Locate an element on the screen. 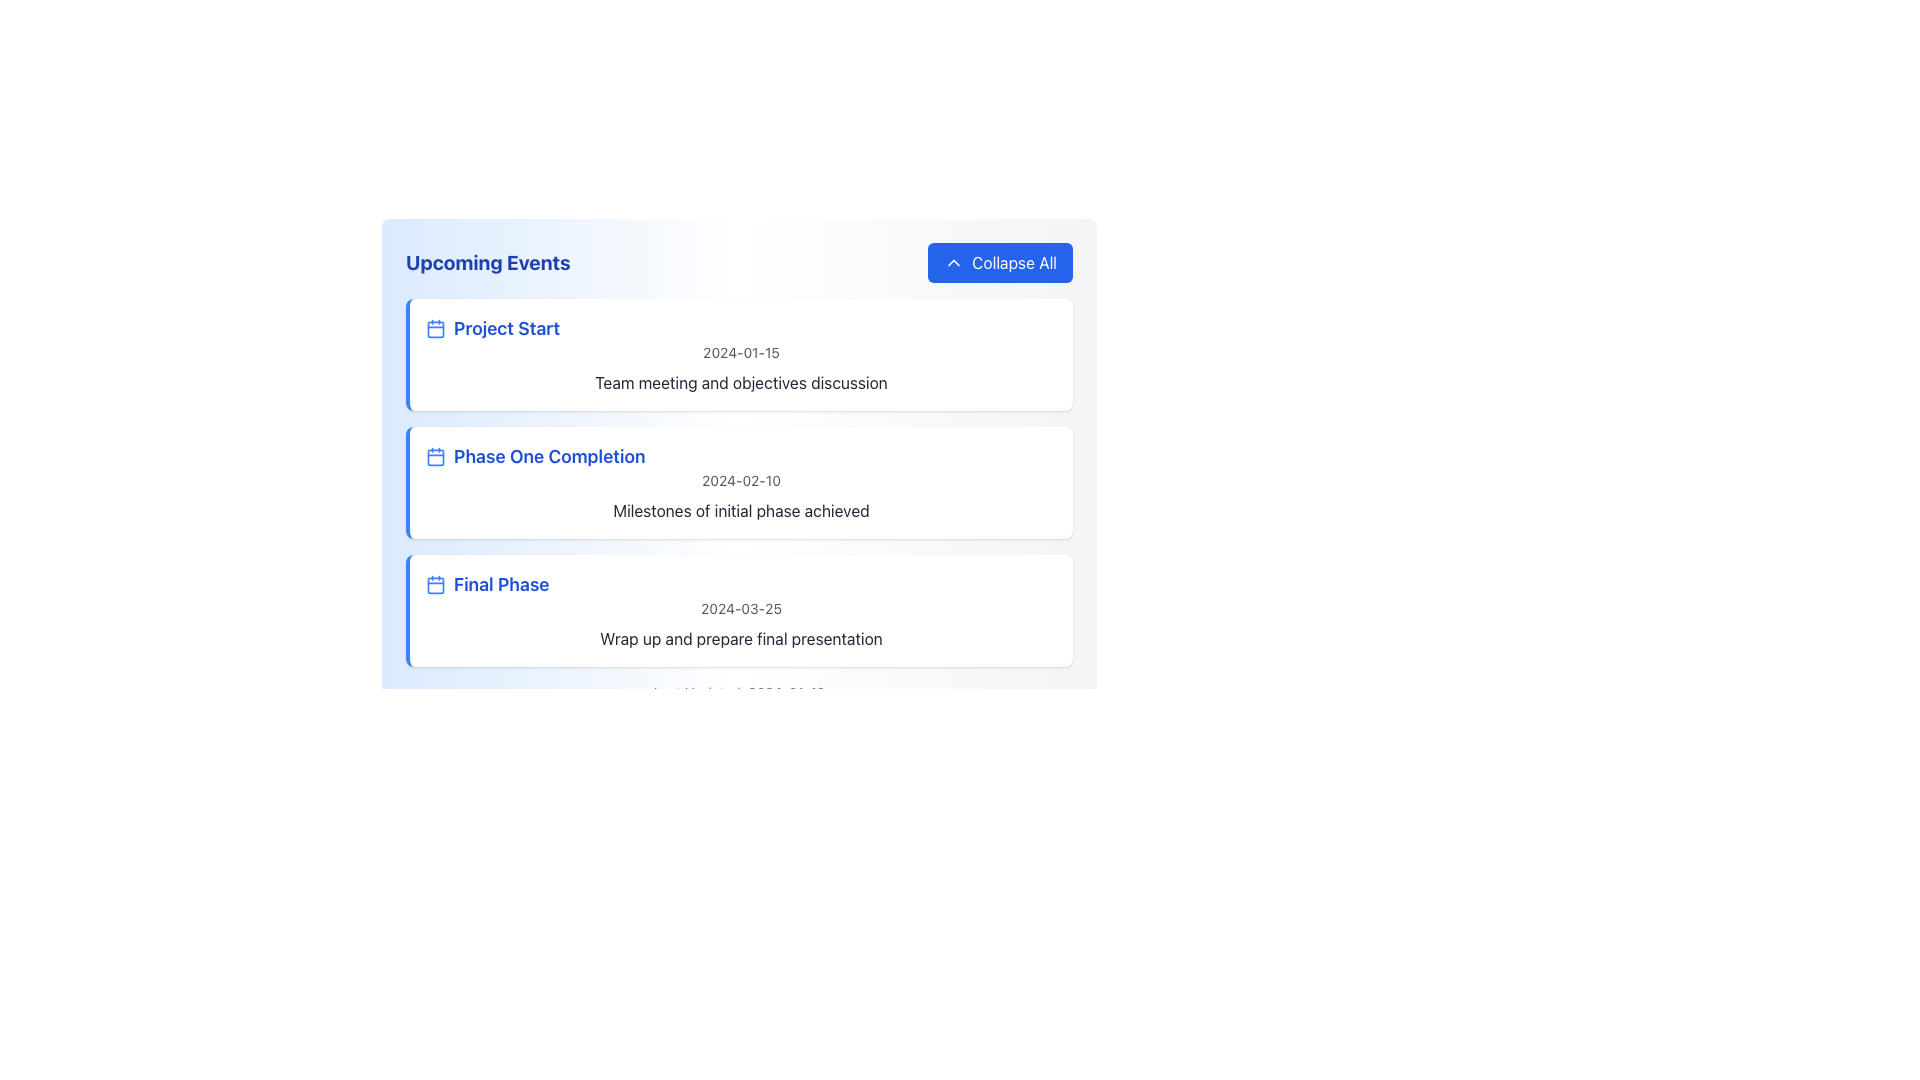  the 'Collapse All' button, which is a rectangular blue button with white text and an upward-pointing chevron icon, located in the top-right corner of the 'Upcoming Events' section is located at coordinates (999, 261).